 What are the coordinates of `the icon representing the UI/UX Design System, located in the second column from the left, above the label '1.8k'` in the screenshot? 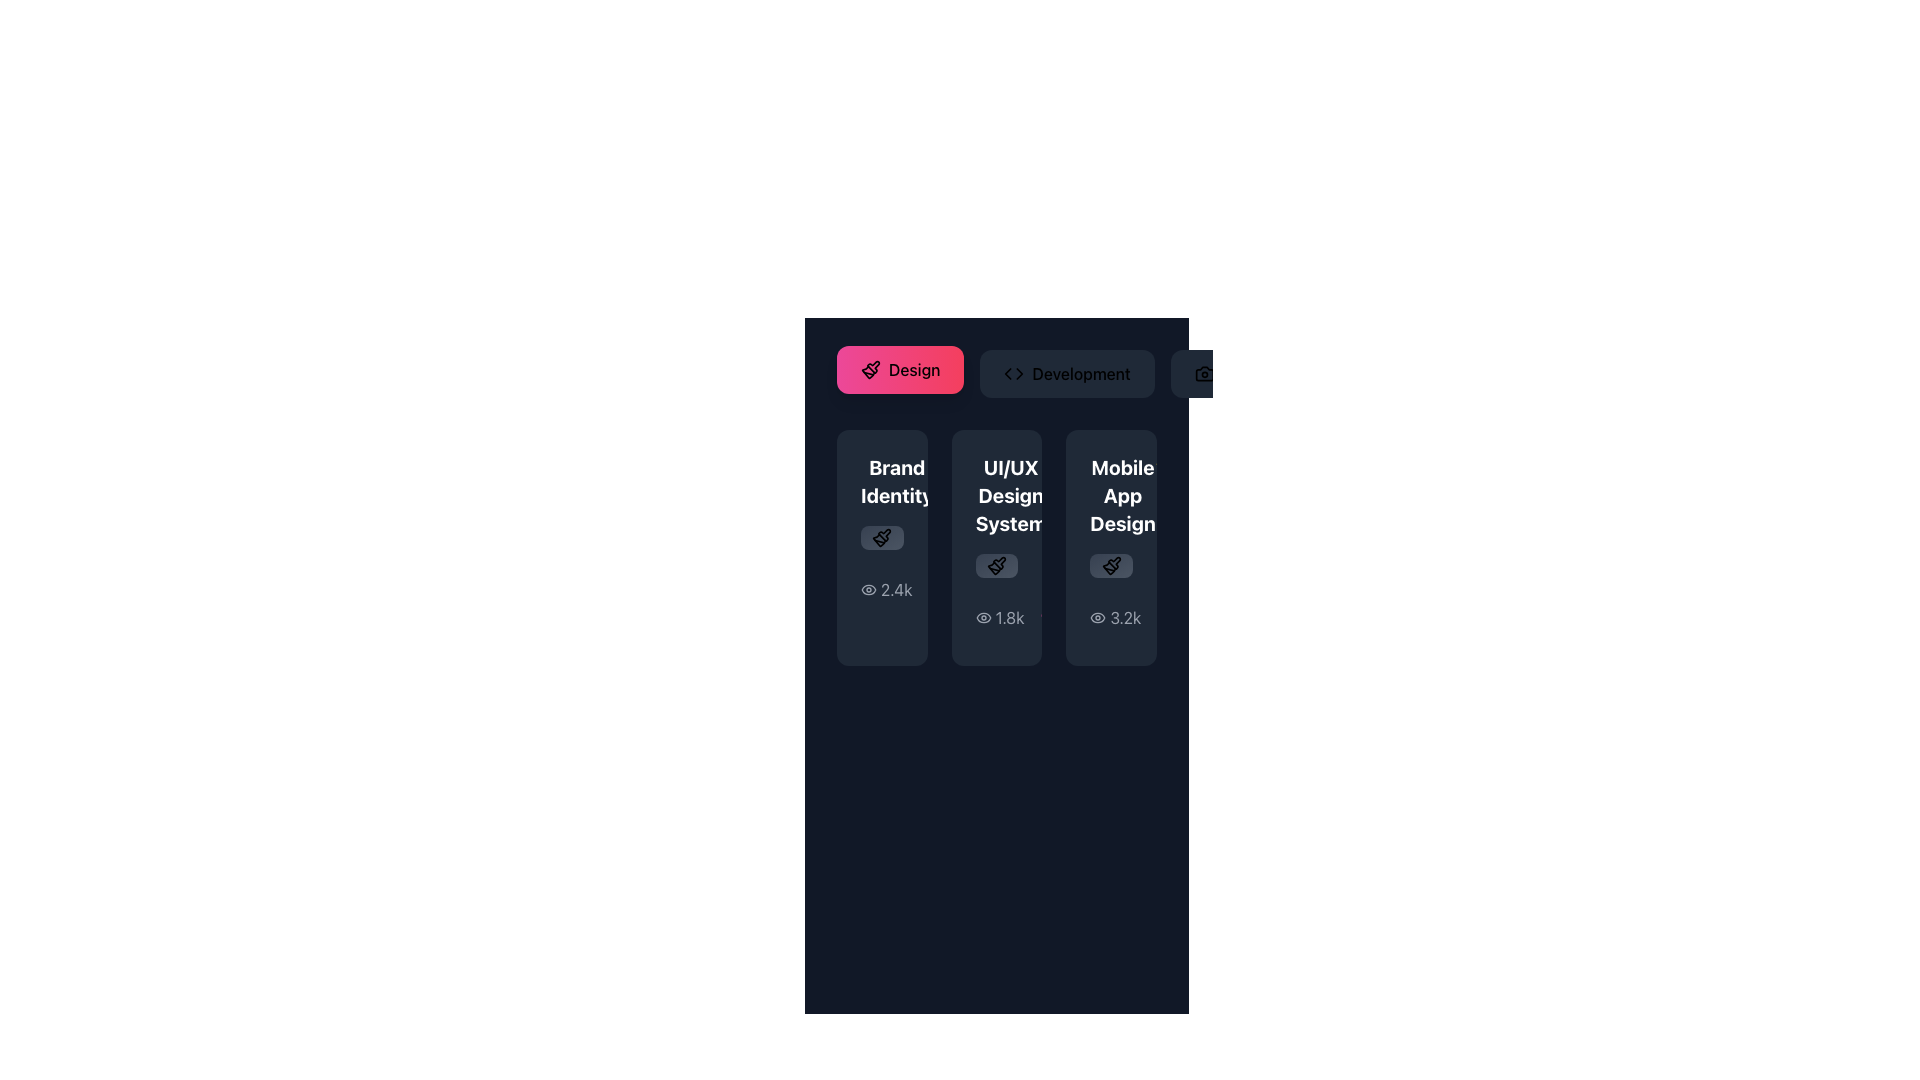 It's located at (997, 566).